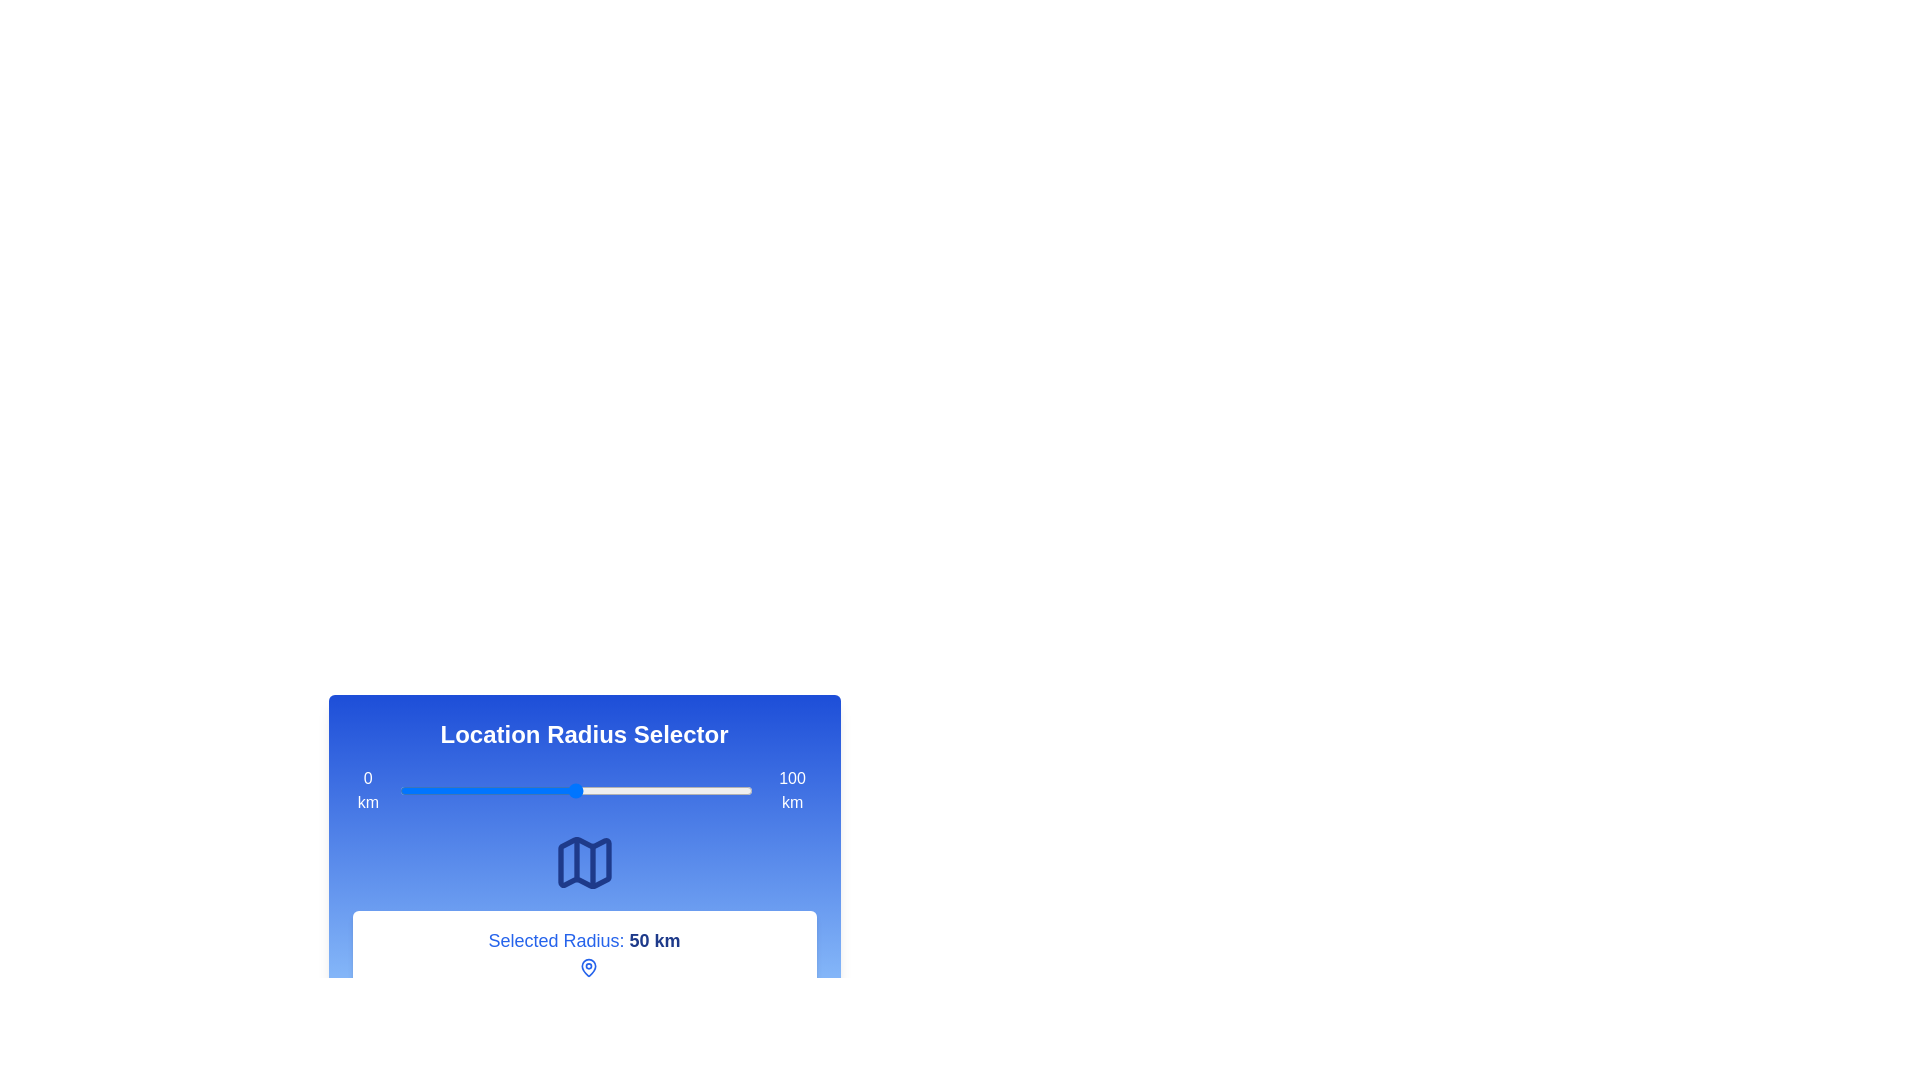  Describe the element at coordinates (583, 862) in the screenshot. I see `the map icon` at that location.